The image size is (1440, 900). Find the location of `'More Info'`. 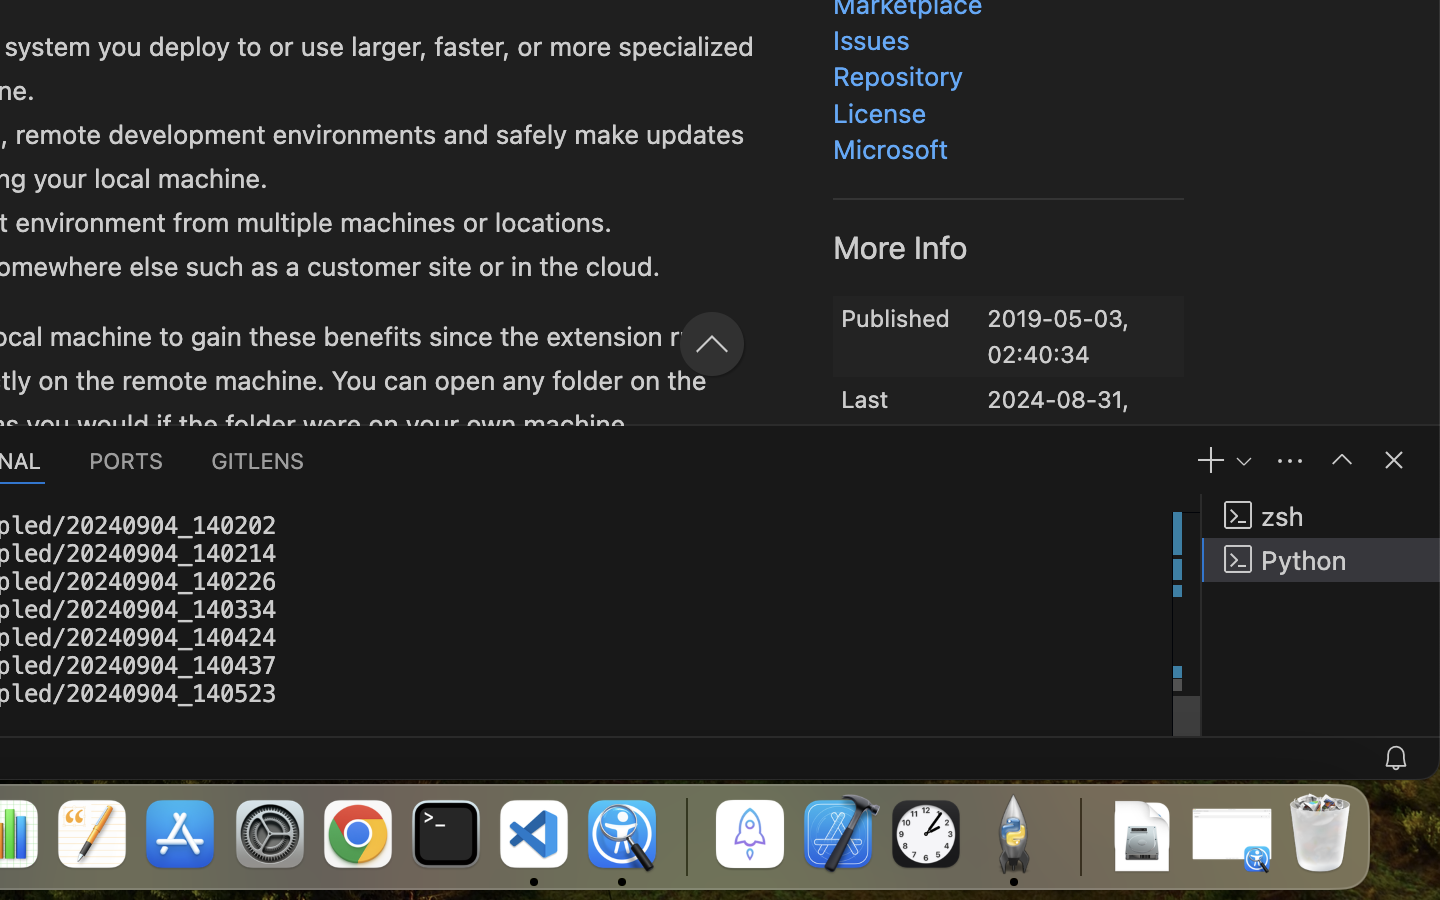

'More Info' is located at coordinates (901, 245).